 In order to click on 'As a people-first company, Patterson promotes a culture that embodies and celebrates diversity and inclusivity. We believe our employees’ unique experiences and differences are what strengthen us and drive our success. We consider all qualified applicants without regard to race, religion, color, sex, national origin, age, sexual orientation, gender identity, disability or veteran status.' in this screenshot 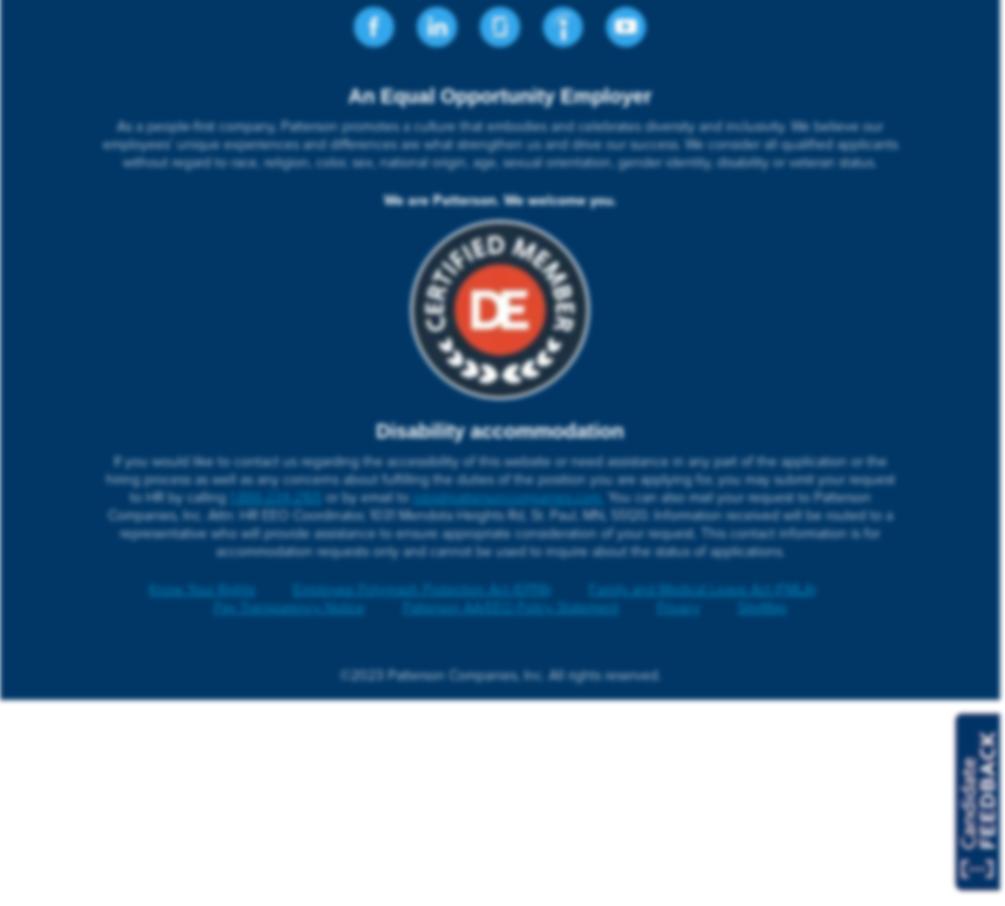, I will do `click(102, 144)`.